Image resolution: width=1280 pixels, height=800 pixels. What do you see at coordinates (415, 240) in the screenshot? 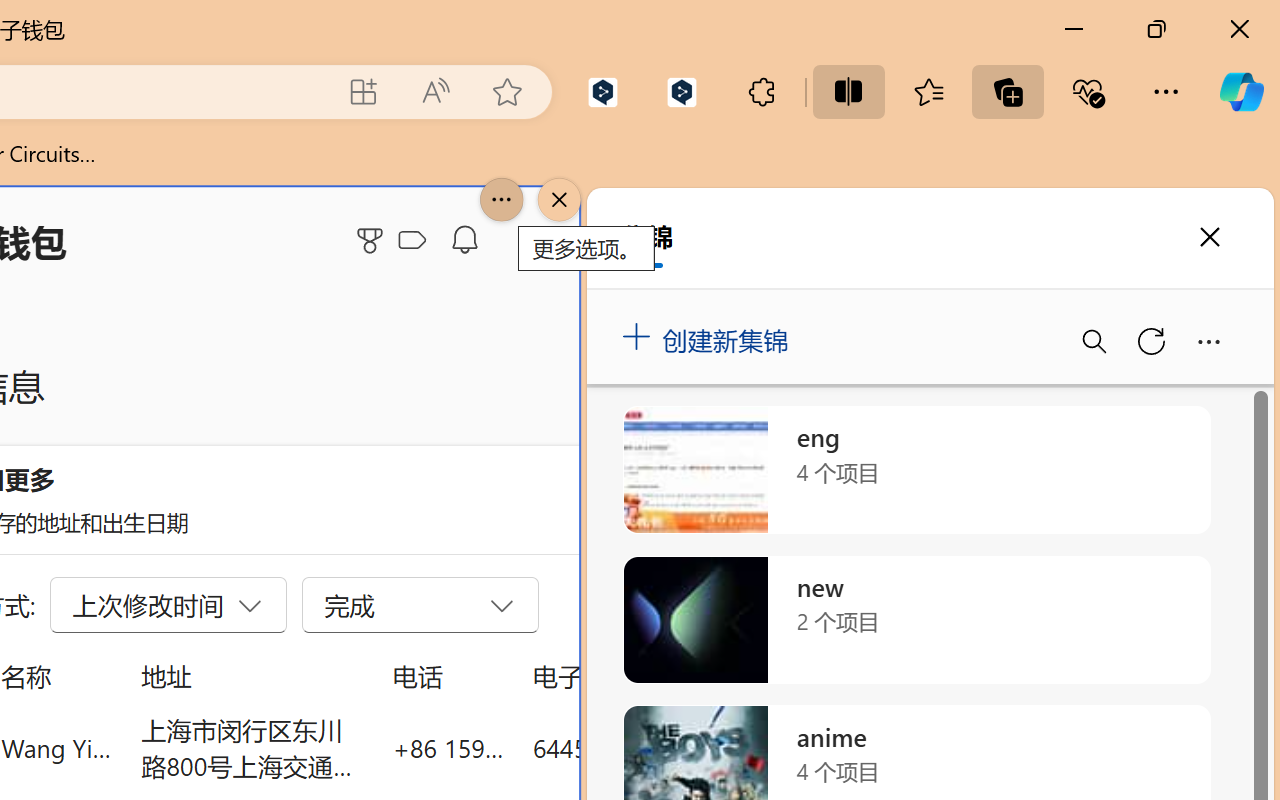
I see `'Microsoft Cashback'` at bounding box center [415, 240].